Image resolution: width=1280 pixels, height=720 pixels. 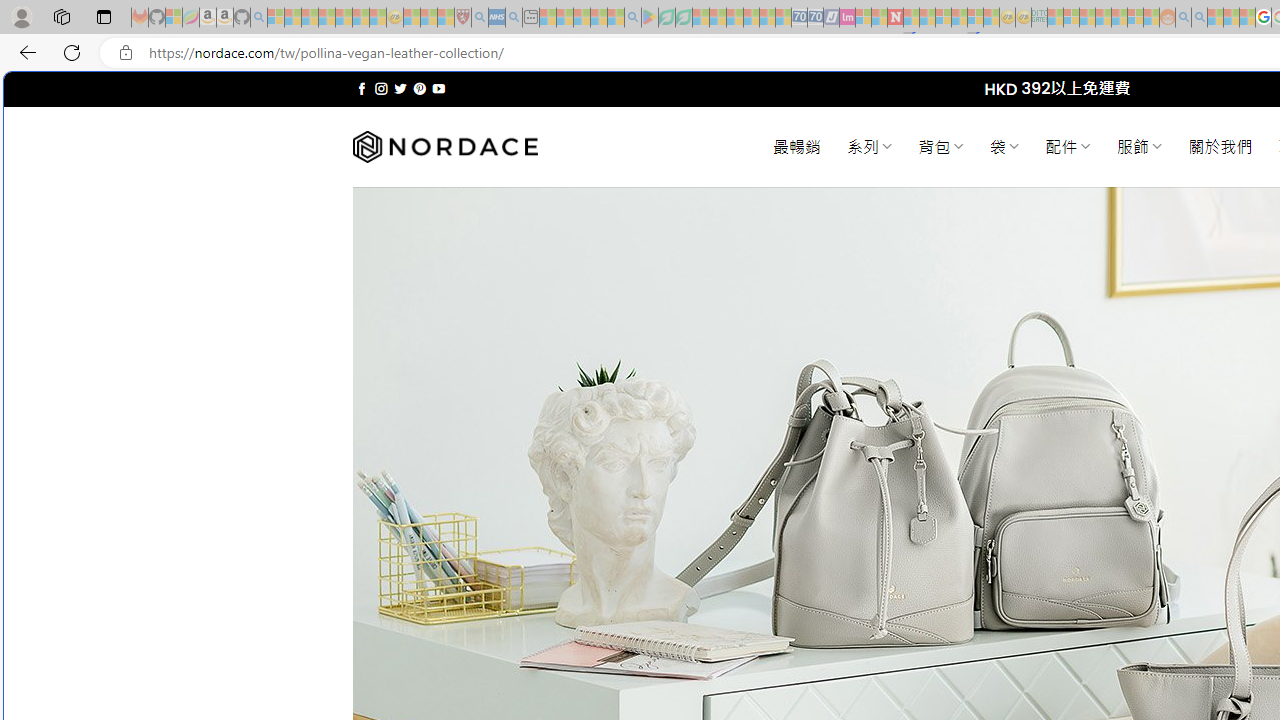 I want to click on 'google - Search - Sleeping', so click(x=631, y=17).